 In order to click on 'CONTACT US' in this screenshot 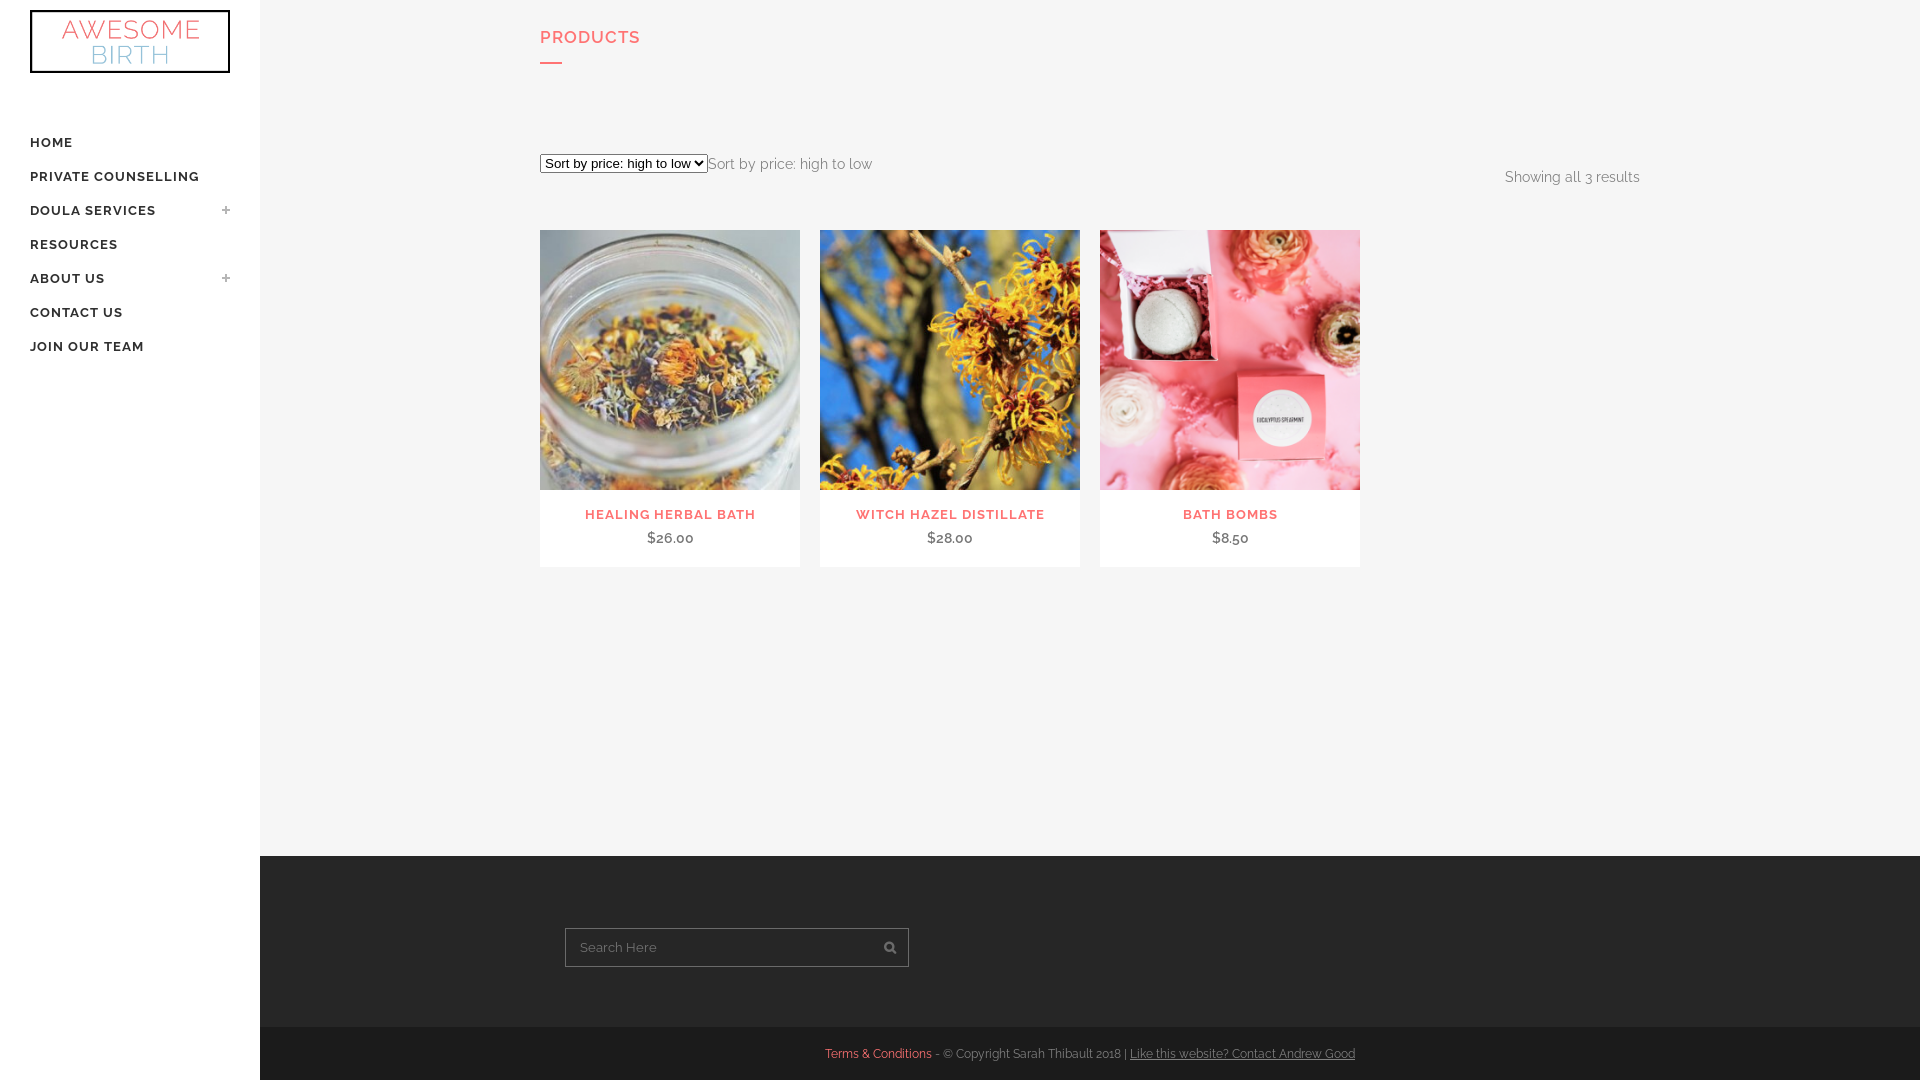, I will do `click(29, 312)`.